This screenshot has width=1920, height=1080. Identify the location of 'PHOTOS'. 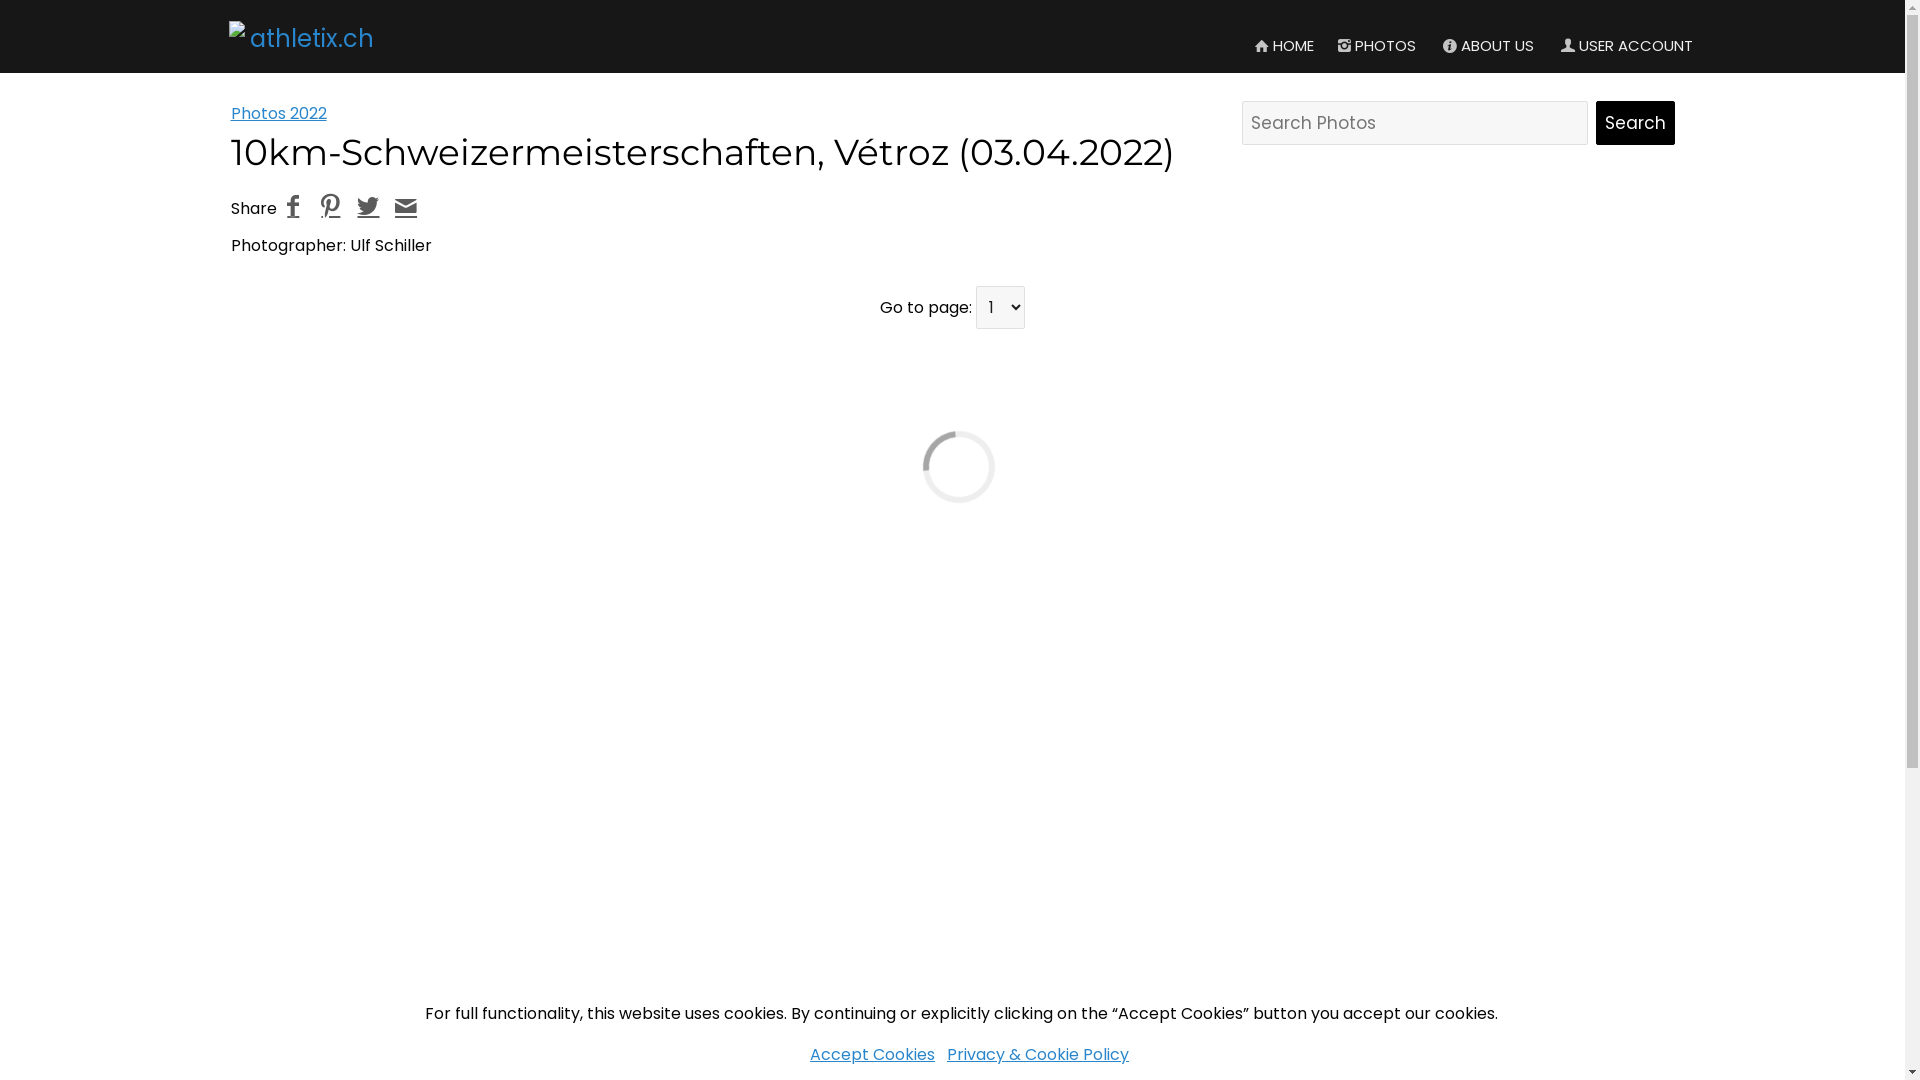
(1324, 45).